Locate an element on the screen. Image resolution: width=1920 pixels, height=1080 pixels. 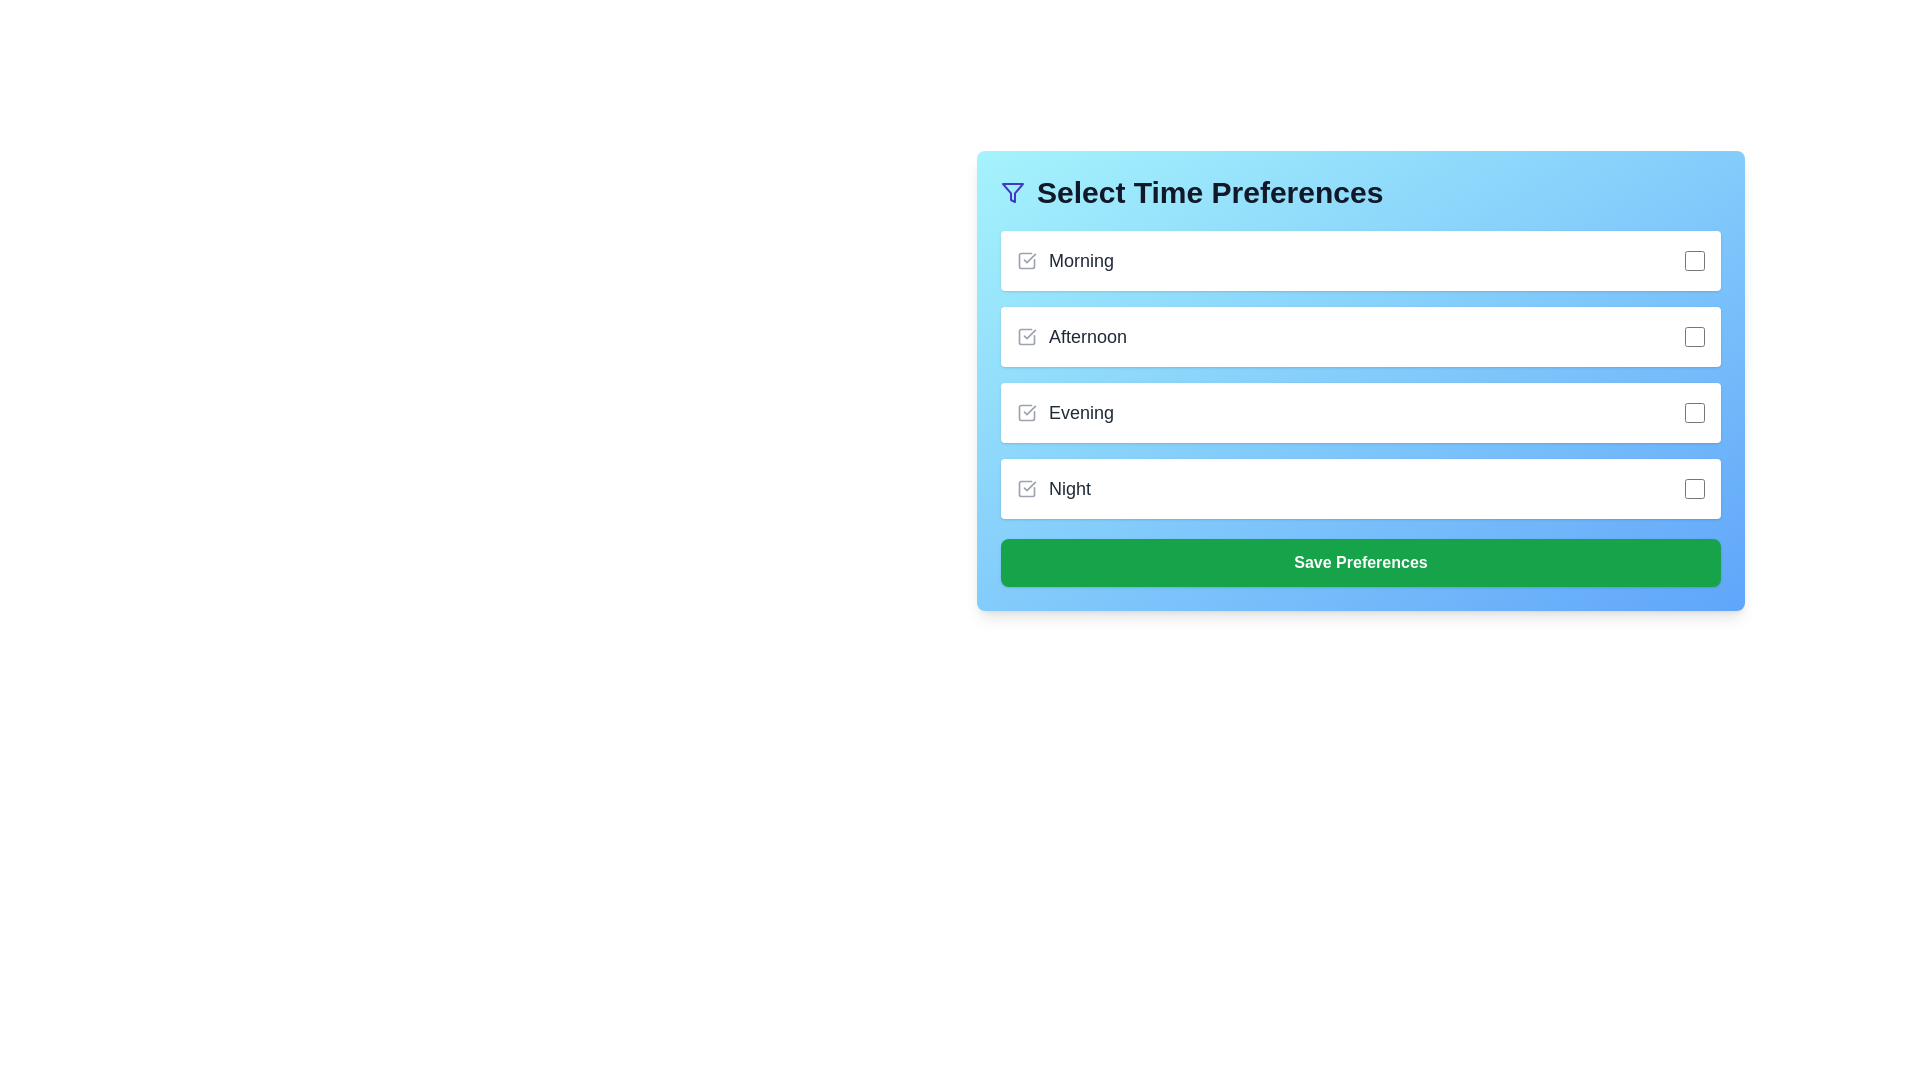
the checkbox associated with the 'Morning' label is located at coordinates (1064, 260).